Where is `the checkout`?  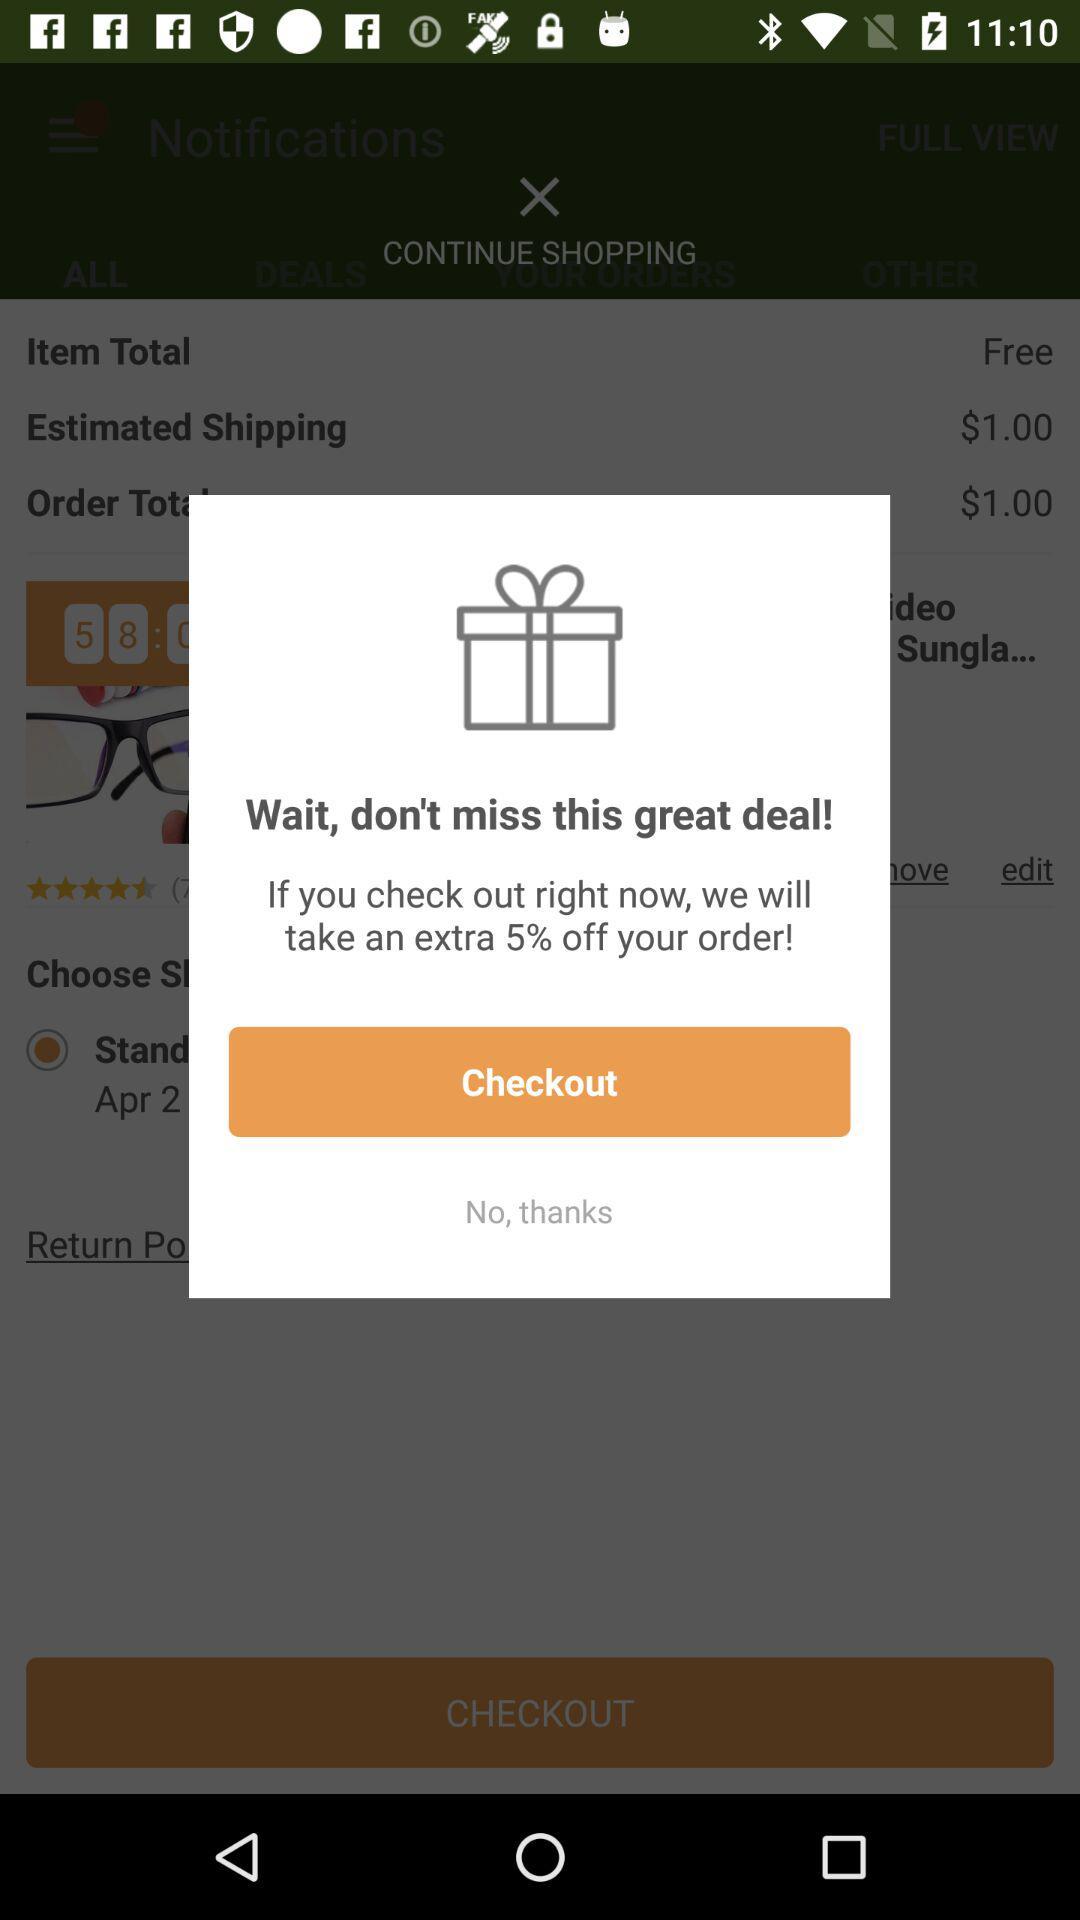
the checkout is located at coordinates (538, 1080).